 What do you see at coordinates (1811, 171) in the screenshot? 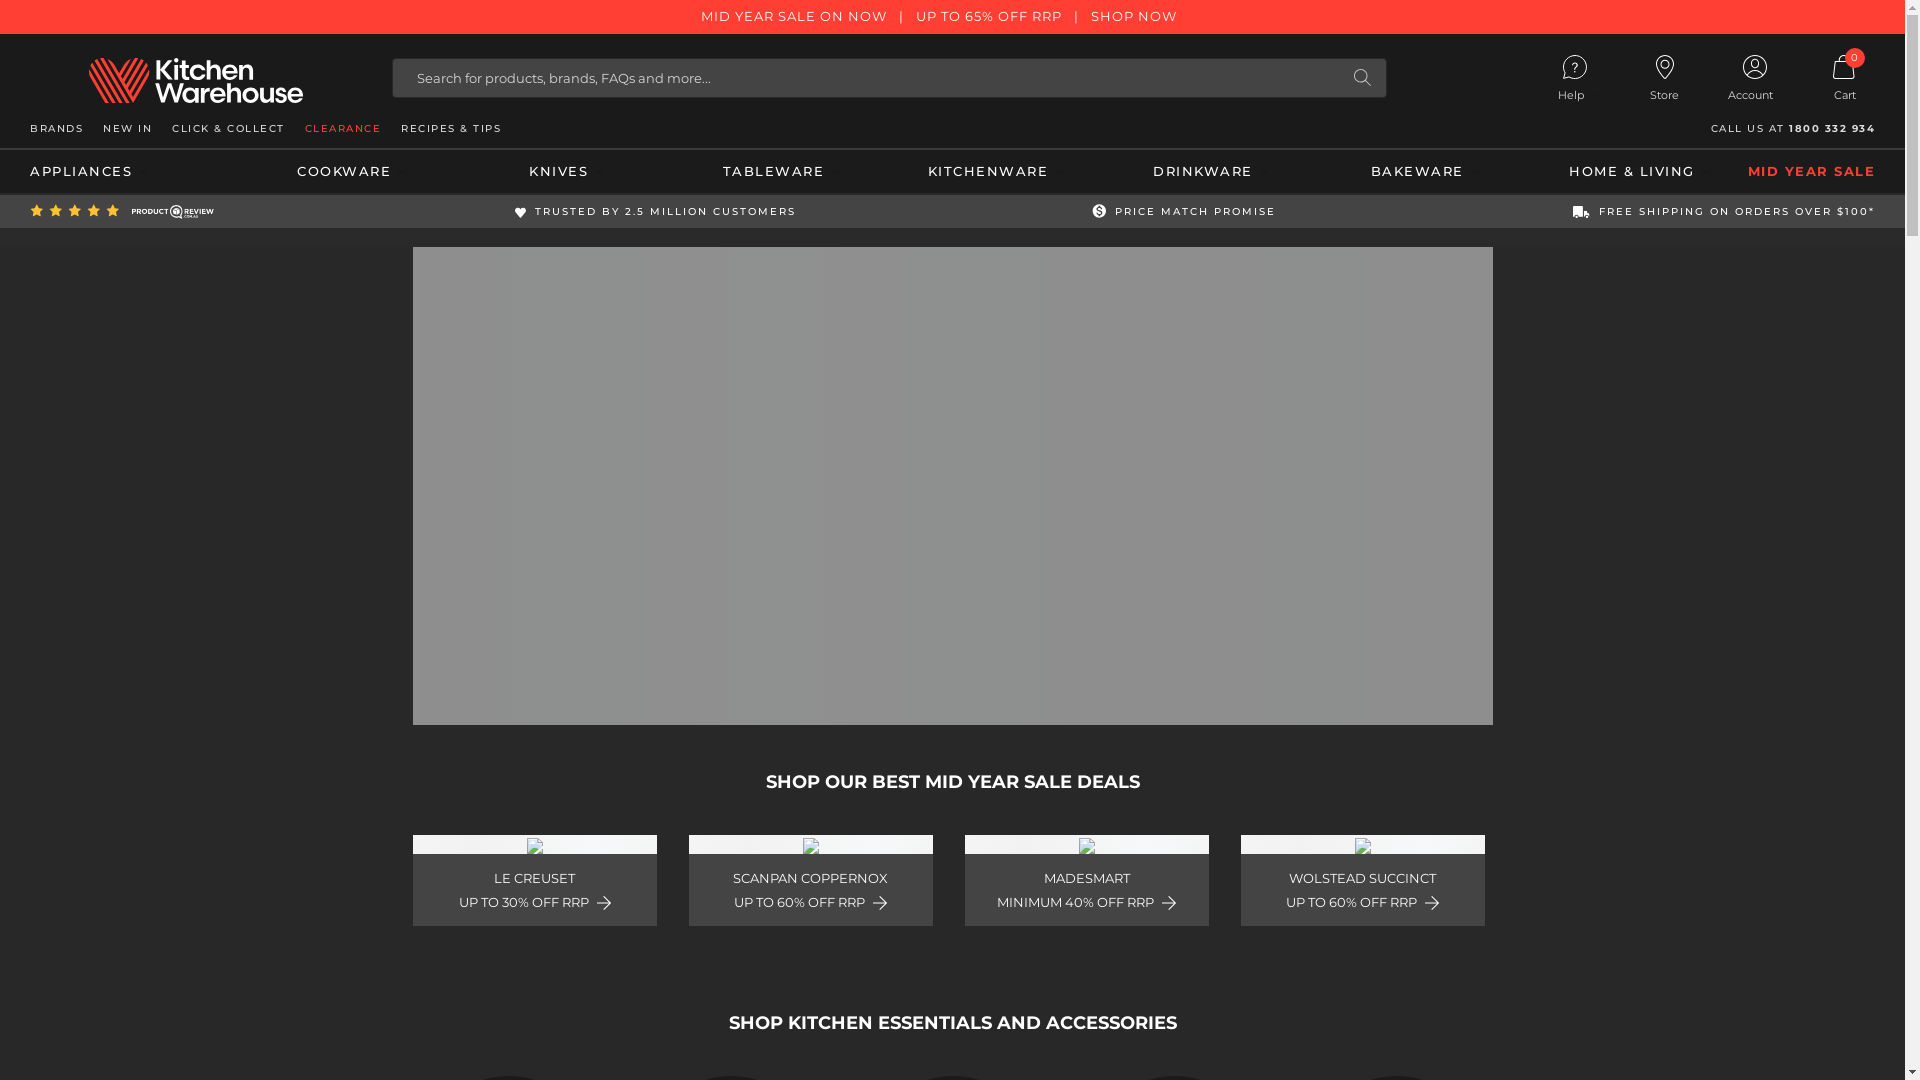
I see `'MID YEAR SALE'` at bounding box center [1811, 171].